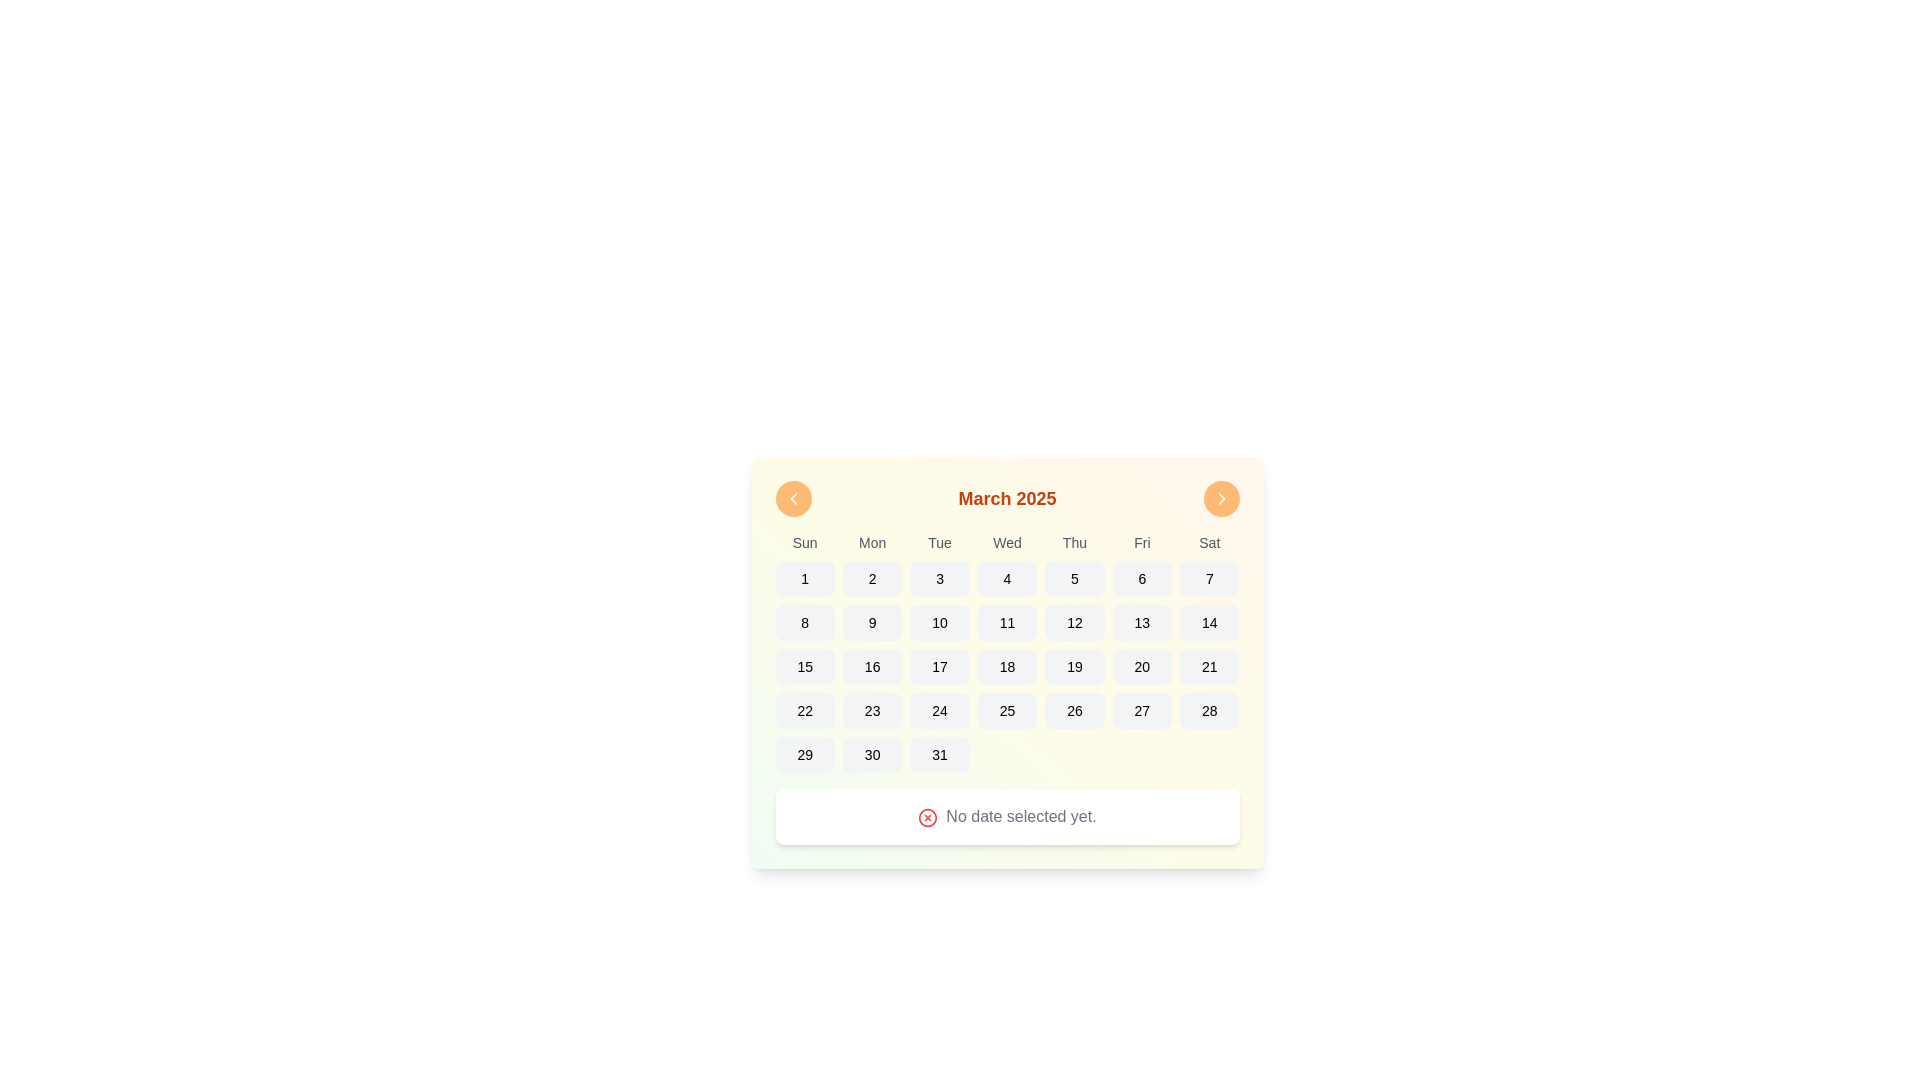  What do you see at coordinates (805, 622) in the screenshot?
I see `the button labeled '8' in the calendar grid` at bounding box center [805, 622].